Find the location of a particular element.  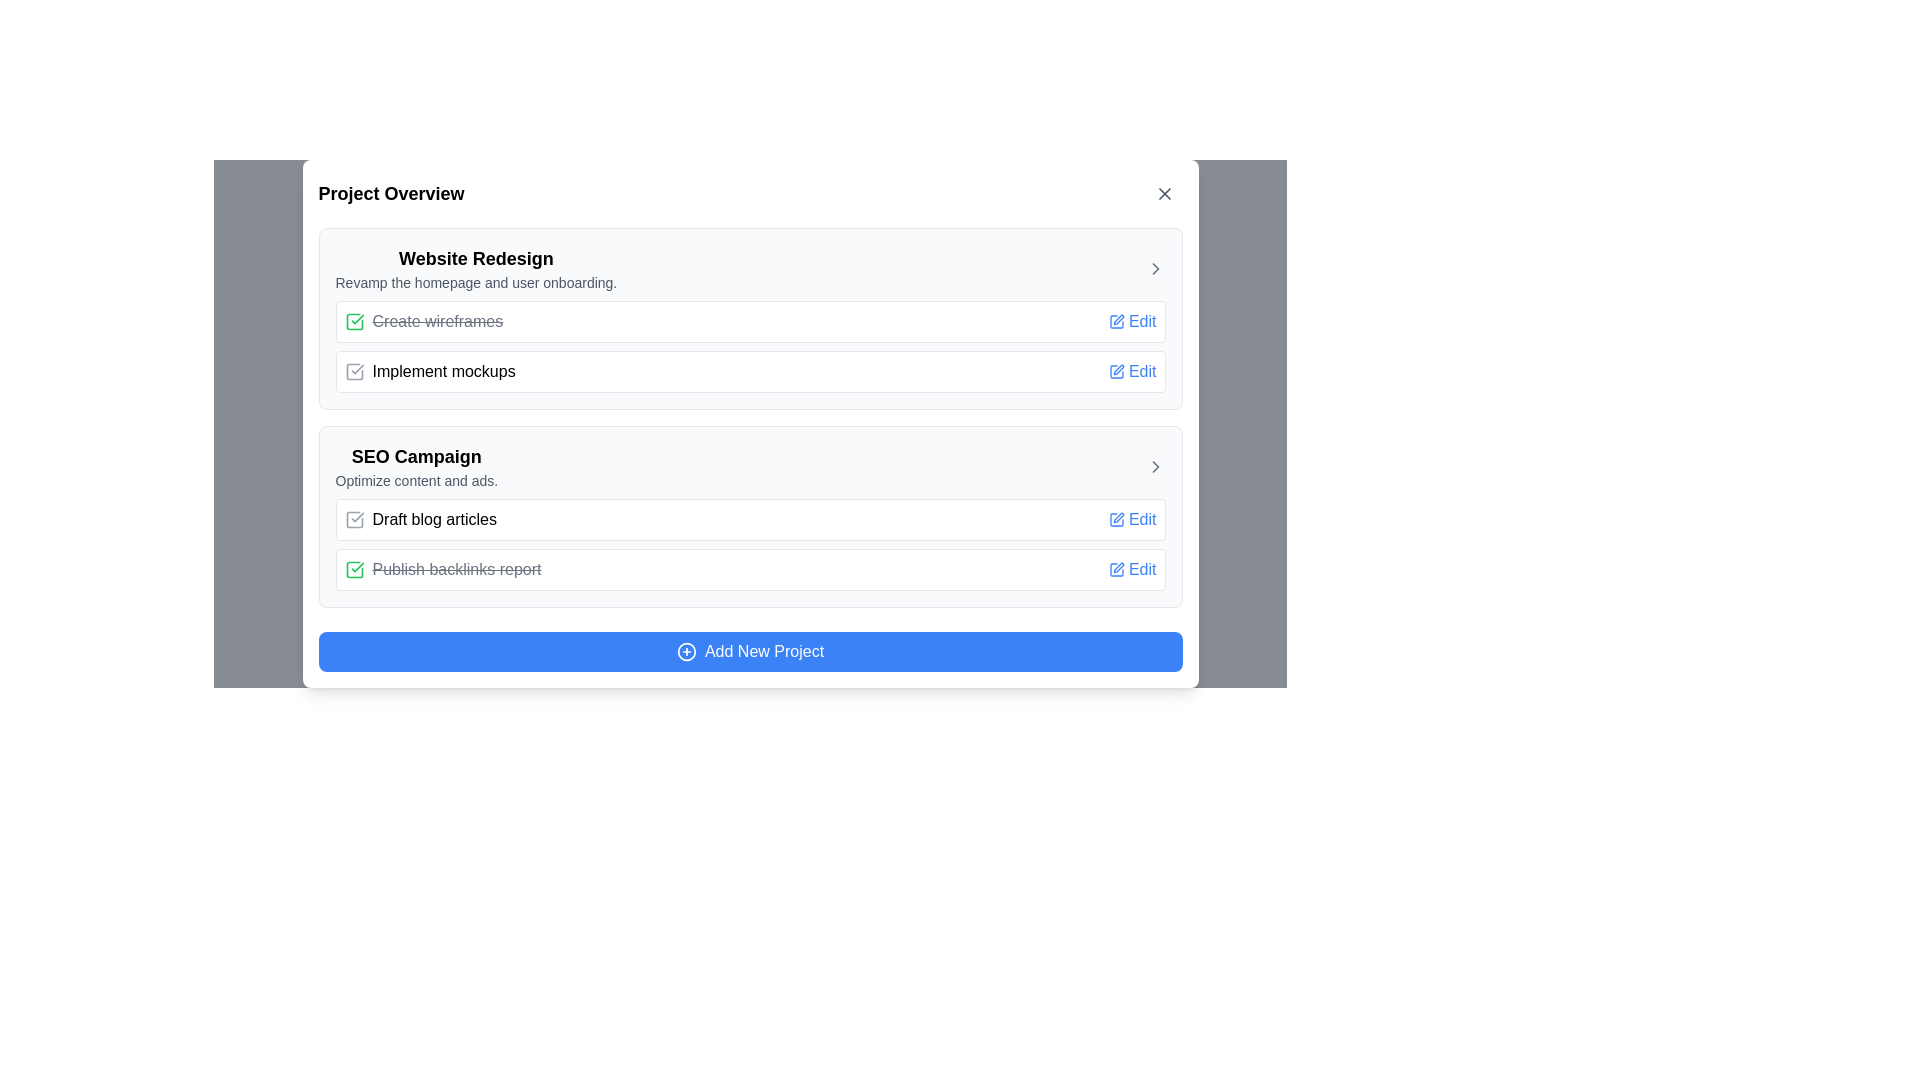

the static text content describing the 'SEO Campaign' project, which is the third item under the 'Website Redesign' heading in a vertical list is located at coordinates (415, 466).